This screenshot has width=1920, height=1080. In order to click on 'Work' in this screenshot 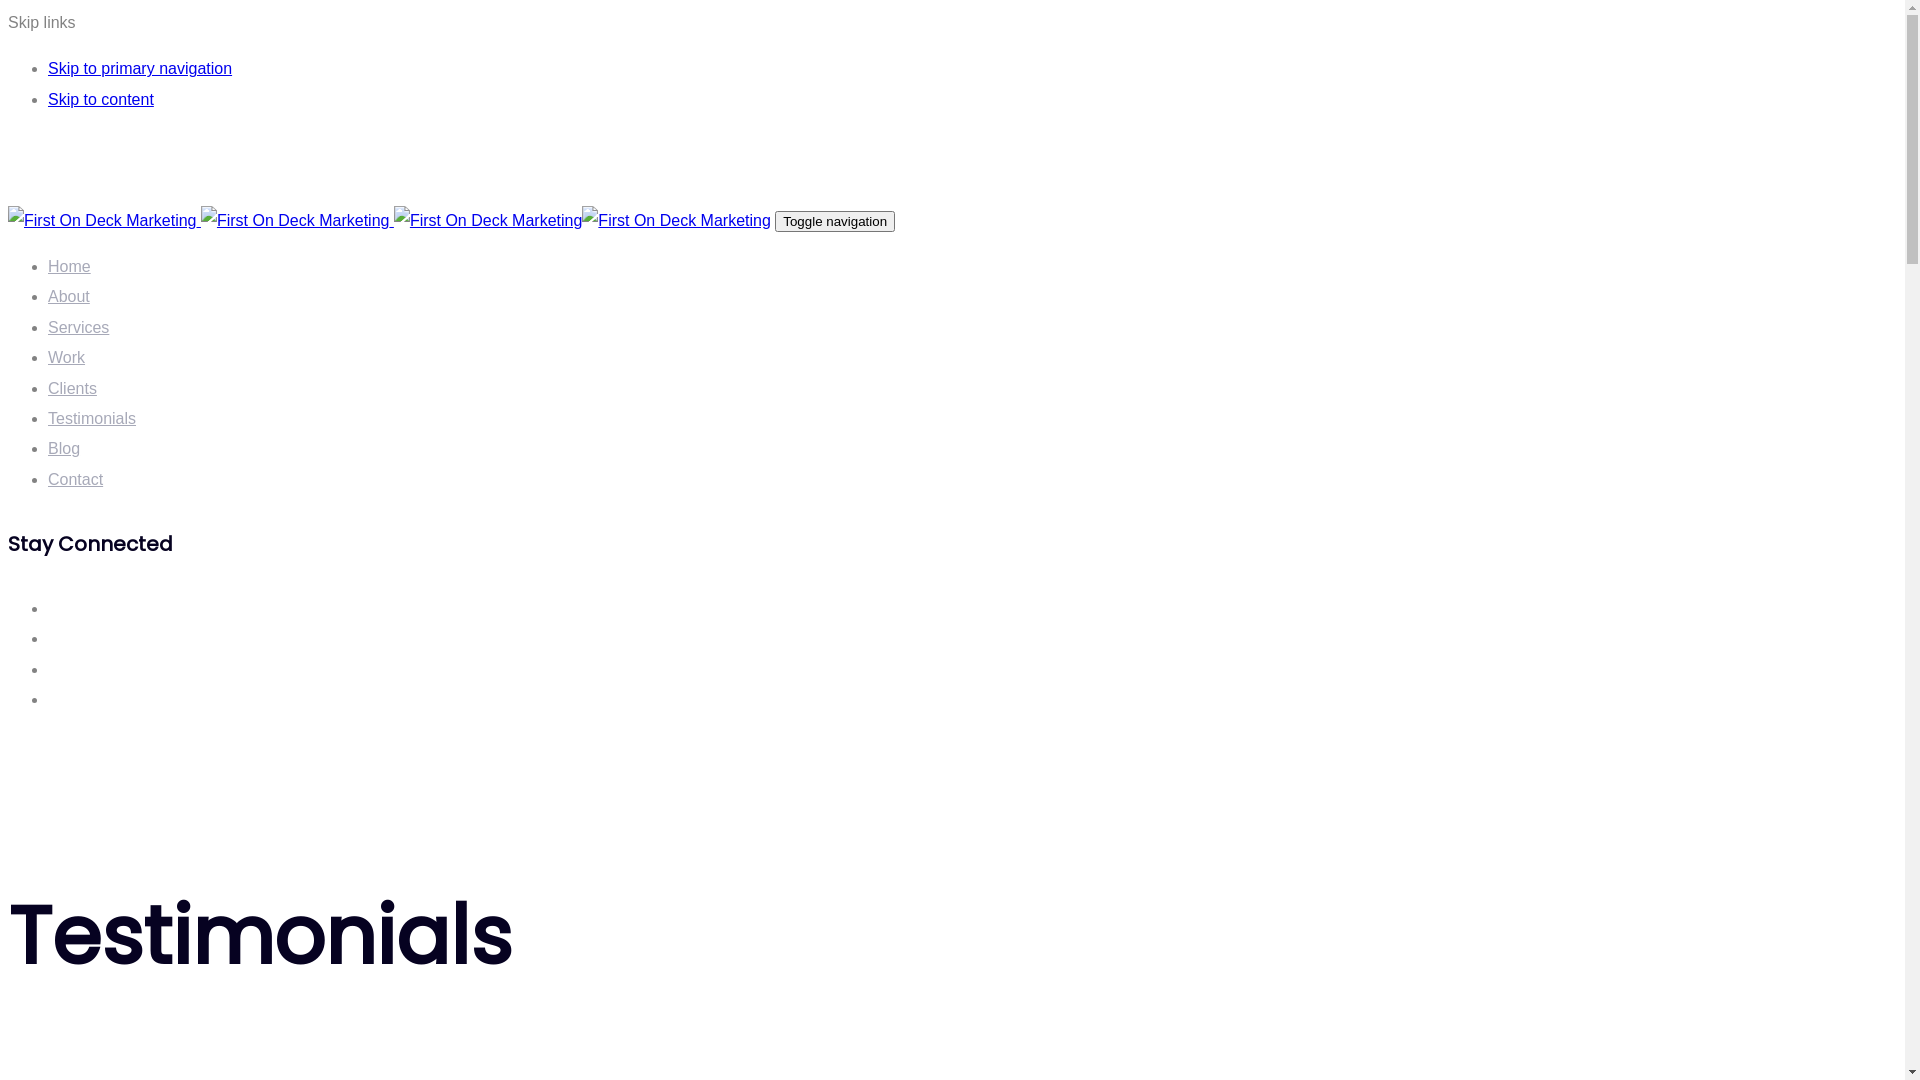, I will do `click(48, 356)`.